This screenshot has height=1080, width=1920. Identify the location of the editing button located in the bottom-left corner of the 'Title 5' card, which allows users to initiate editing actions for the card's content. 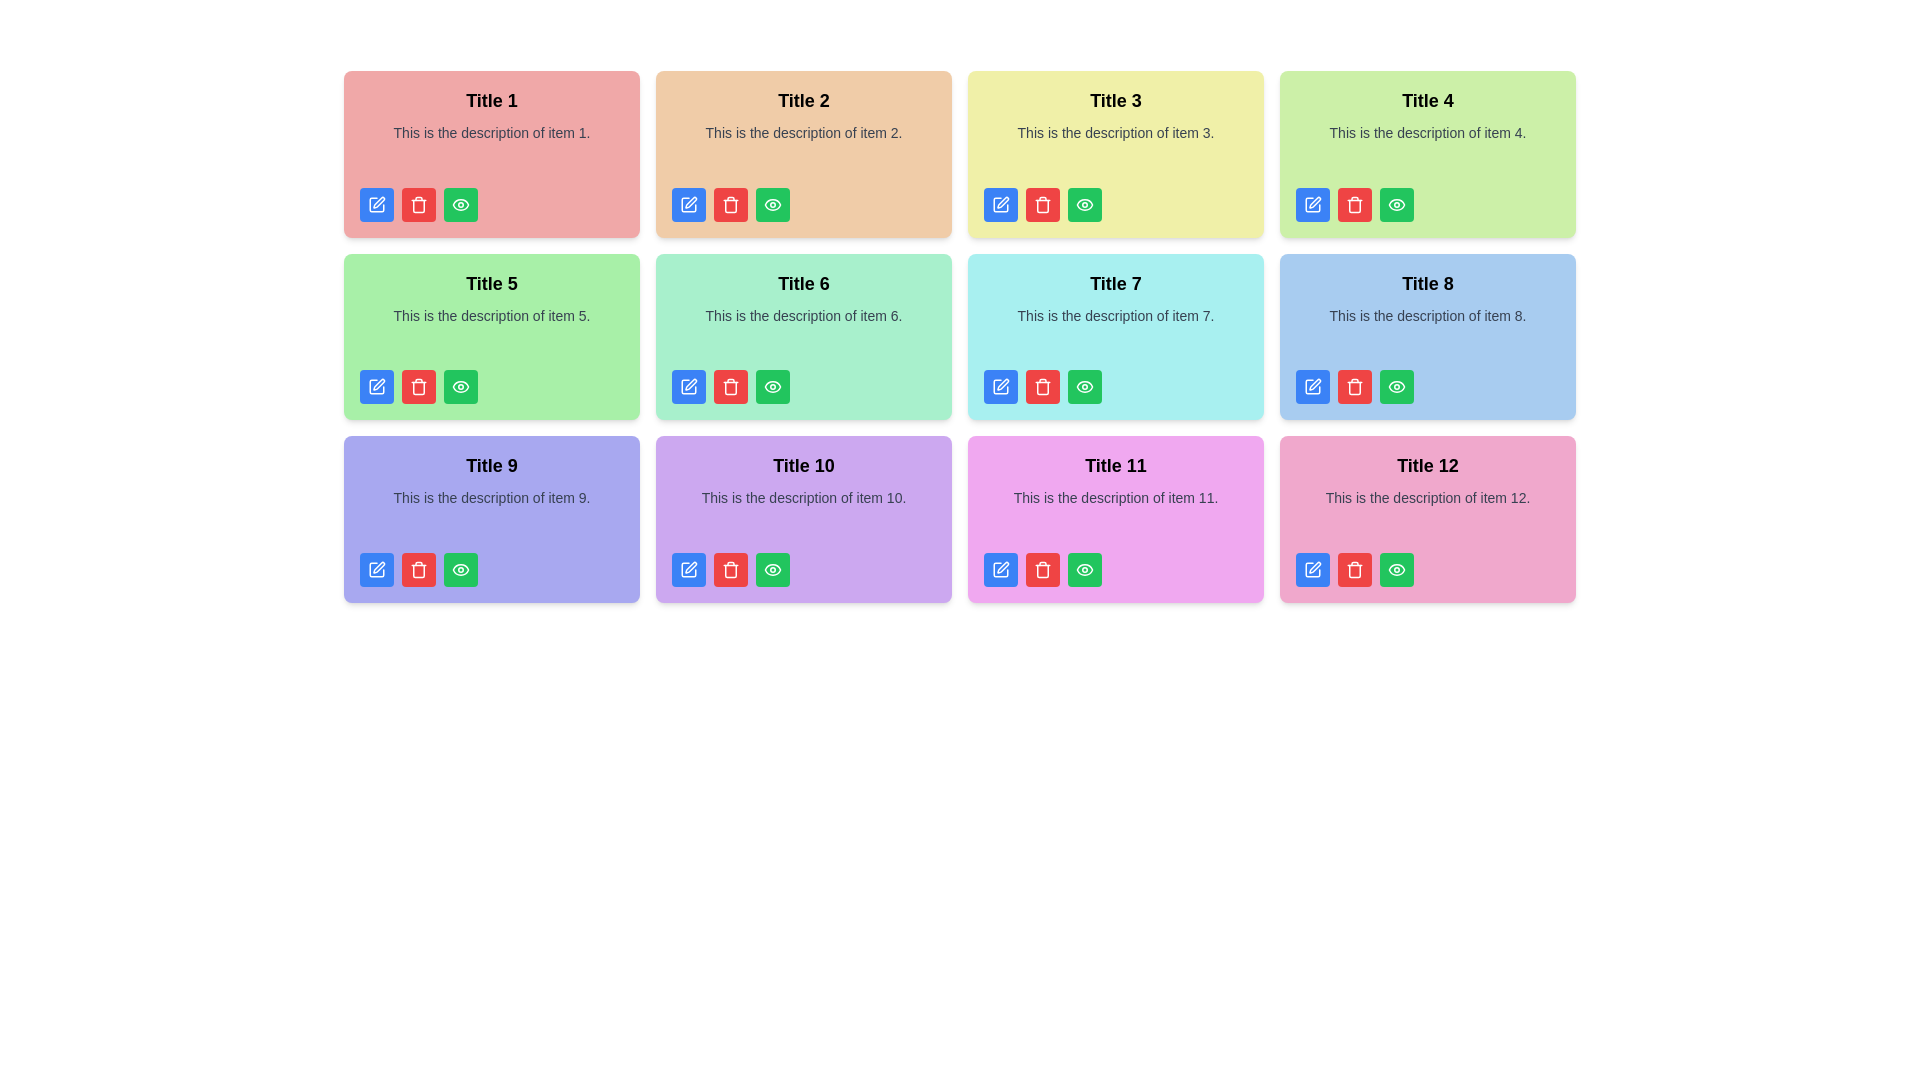
(377, 386).